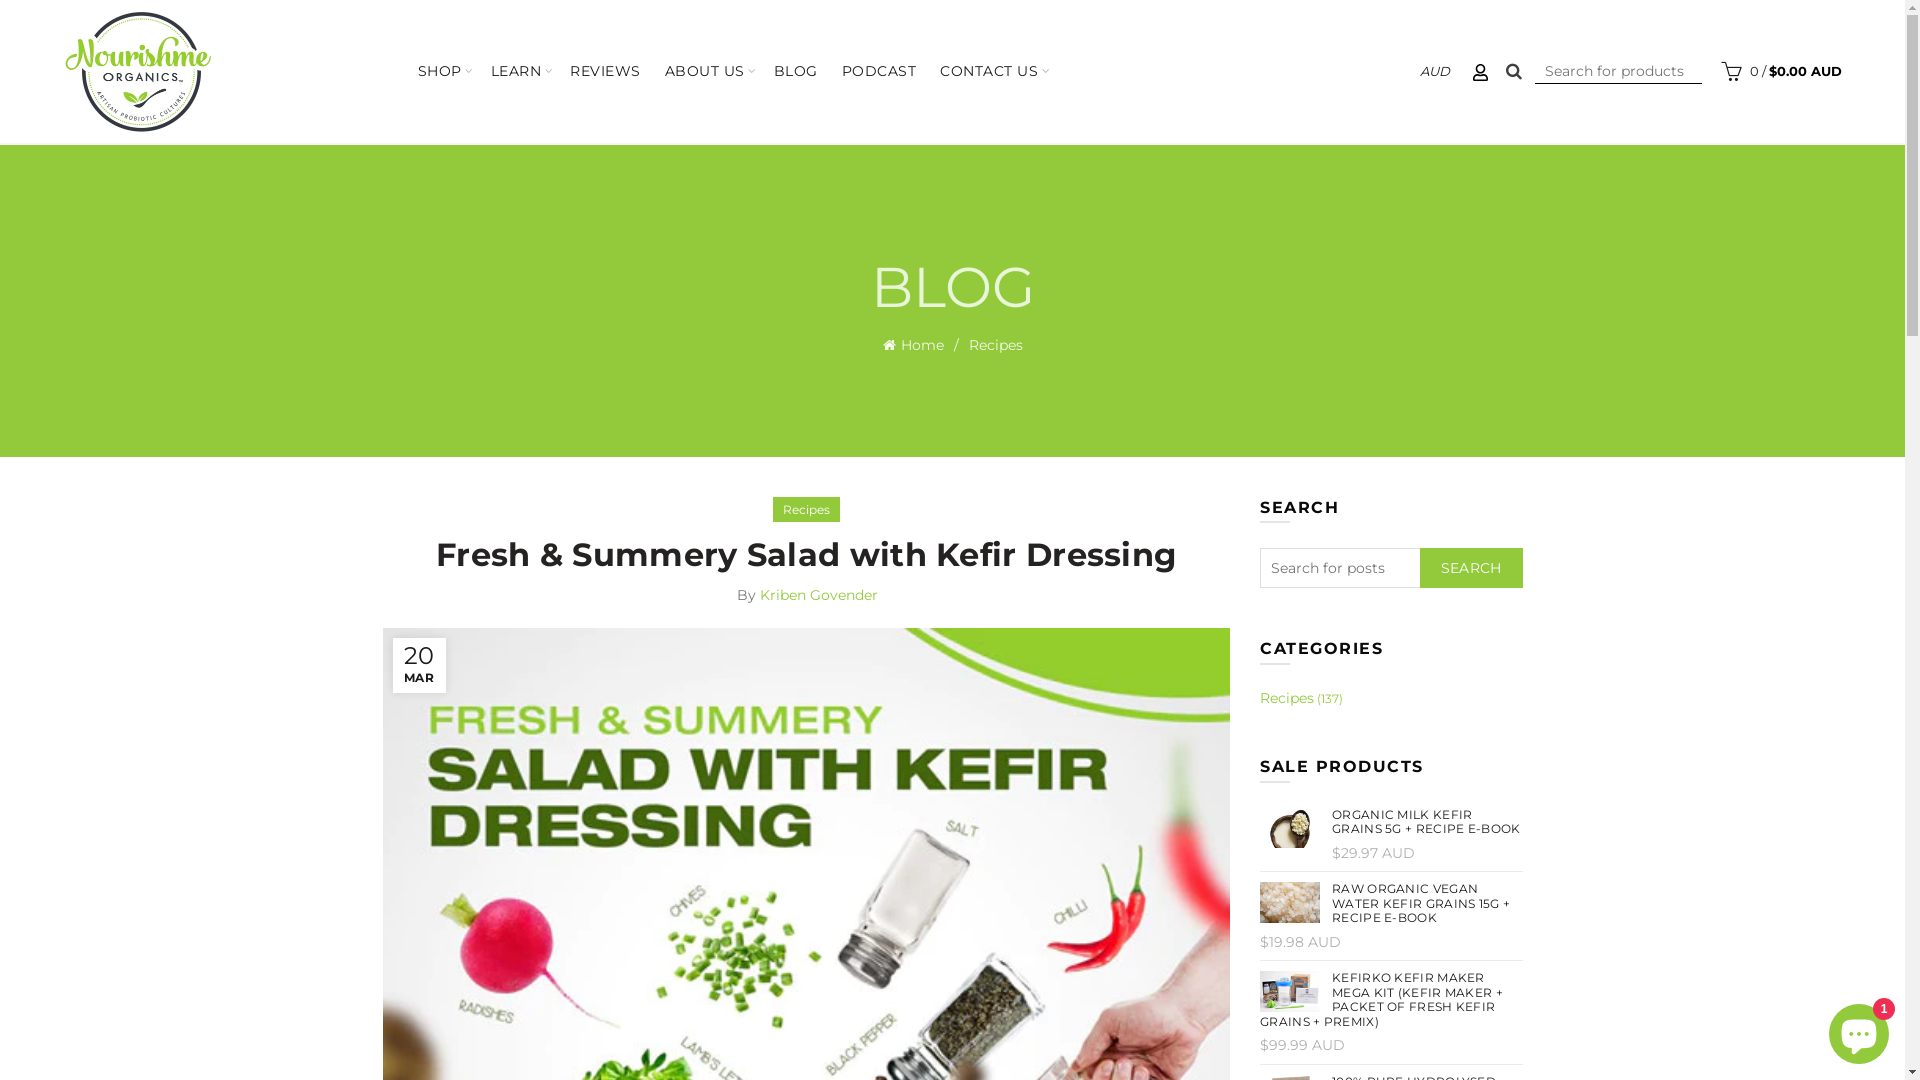 This screenshot has width=1920, height=1080. Describe the element at coordinates (795, 70) in the screenshot. I see `'BLOG'` at that location.